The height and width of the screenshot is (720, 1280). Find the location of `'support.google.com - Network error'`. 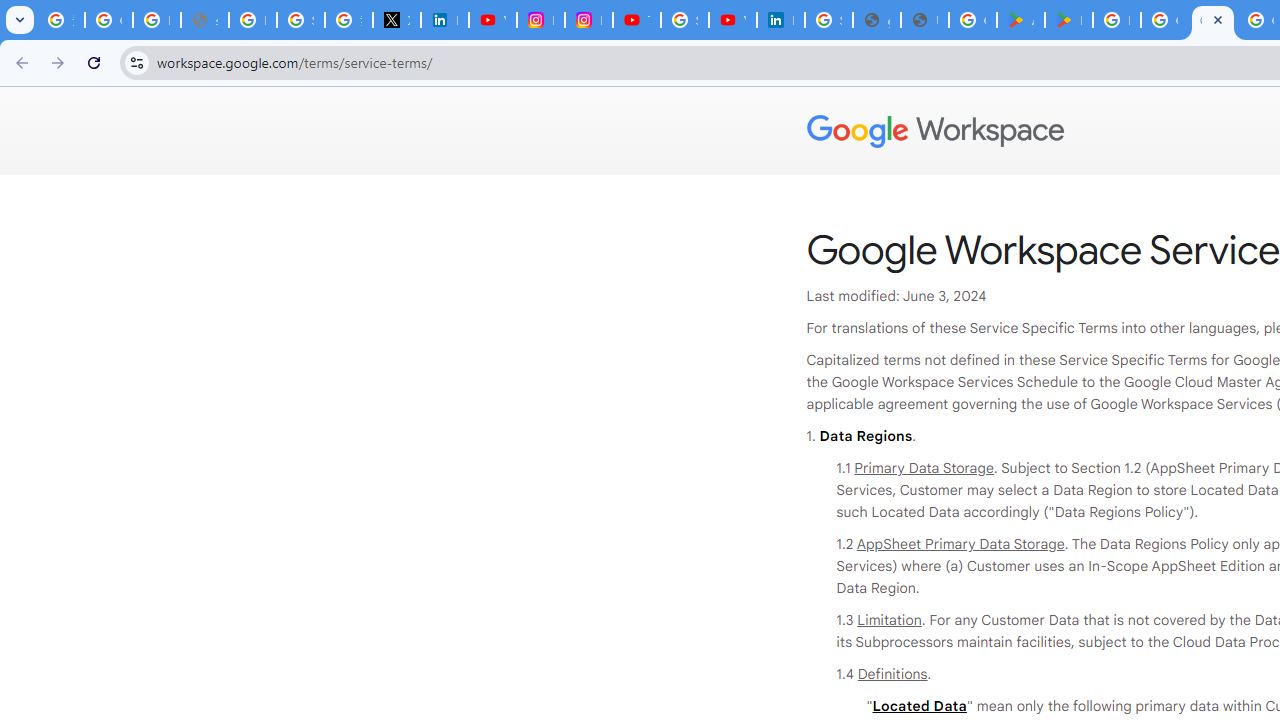

'support.google.com - Network error' is located at coordinates (204, 20).